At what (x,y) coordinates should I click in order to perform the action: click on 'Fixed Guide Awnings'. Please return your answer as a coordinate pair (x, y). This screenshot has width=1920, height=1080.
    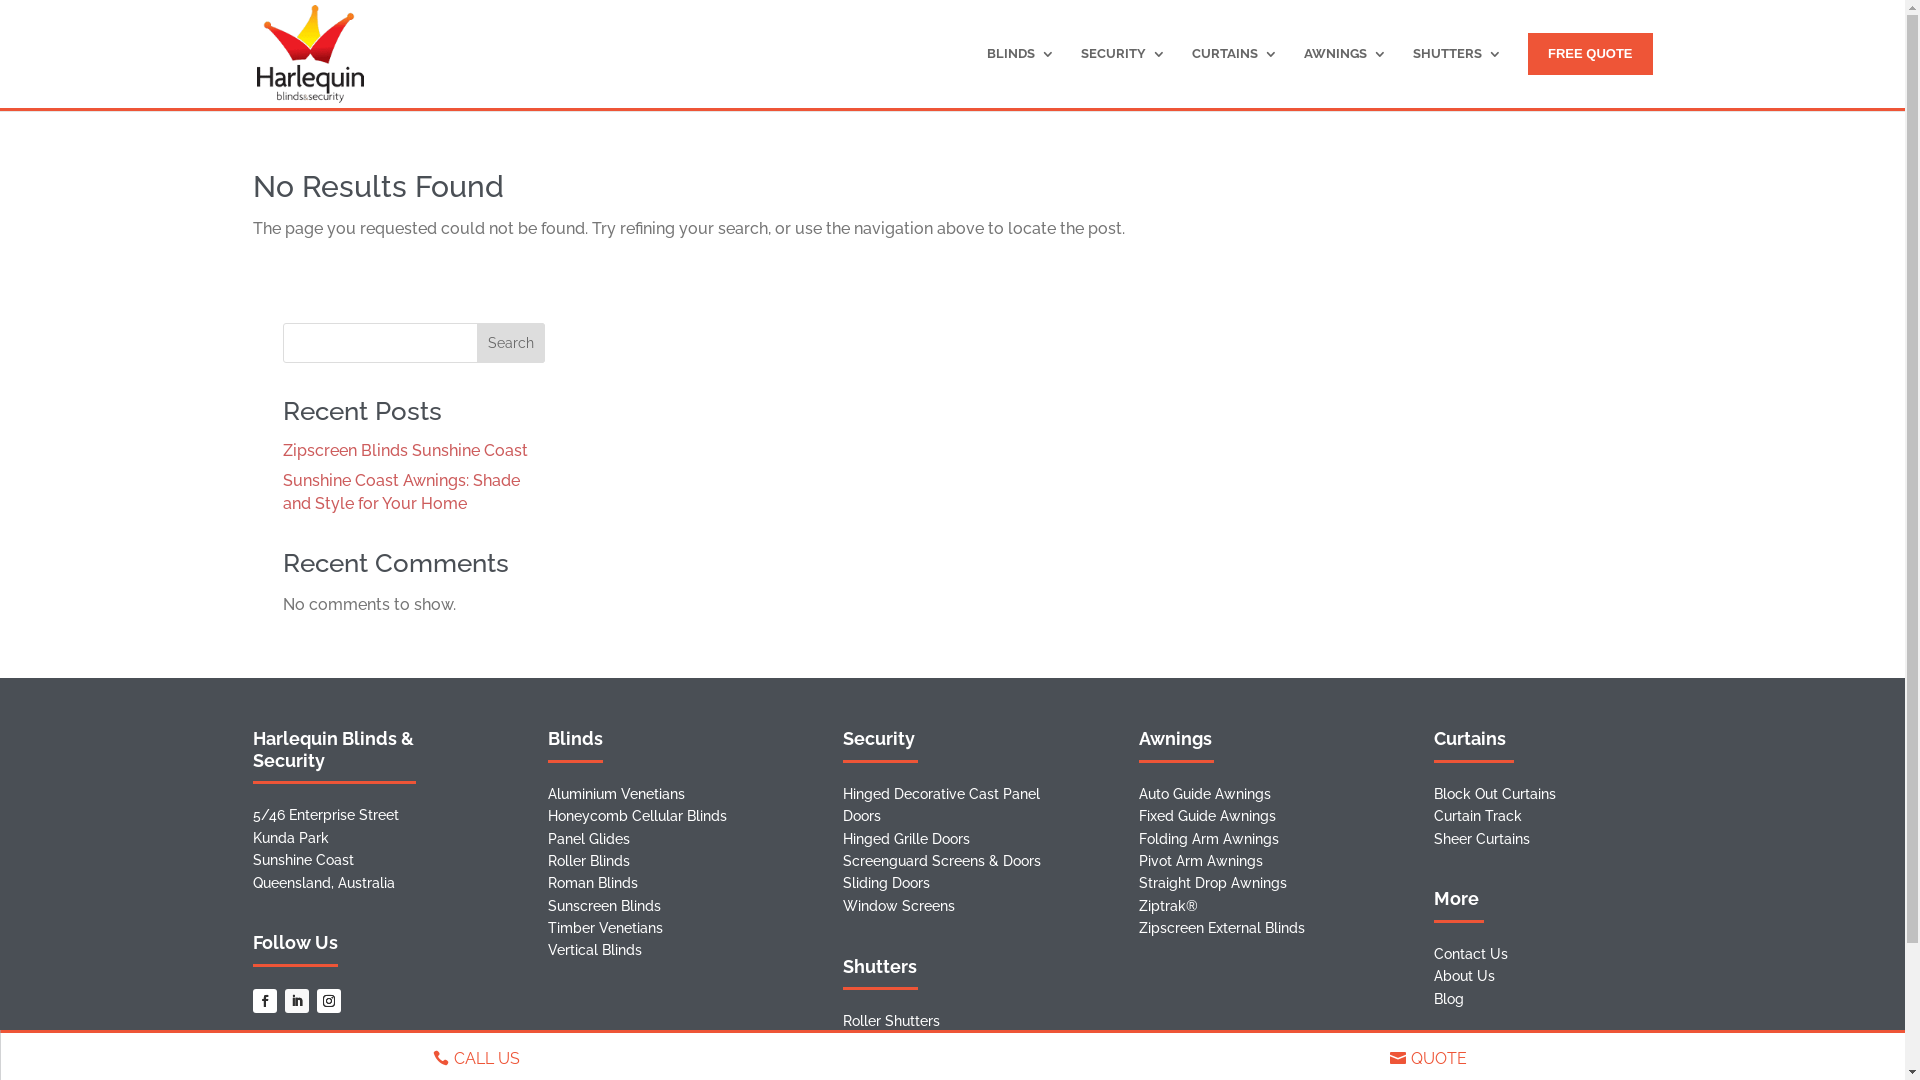
    Looking at the image, I should click on (1206, 816).